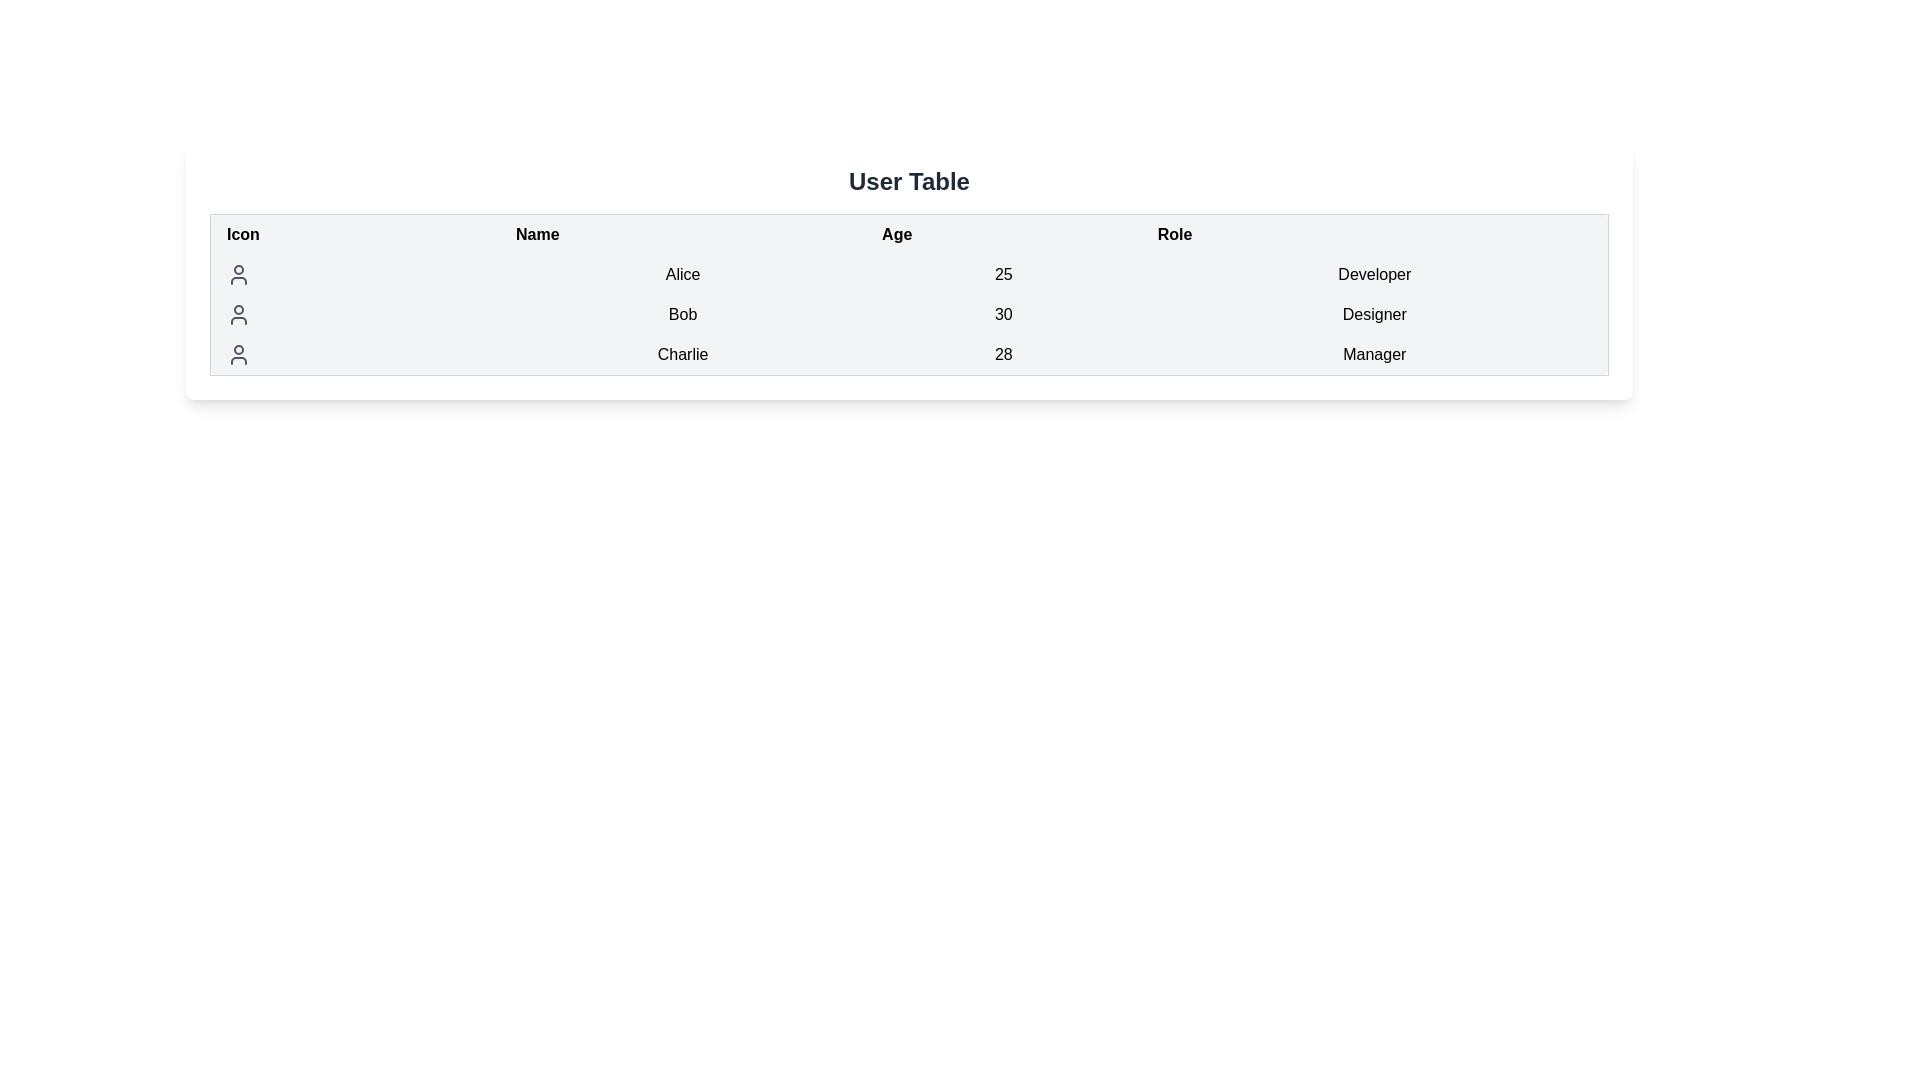 Image resolution: width=1920 pixels, height=1080 pixels. What do you see at coordinates (239, 274) in the screenshot?
I see `the icon representing the first user in the user table interface, located in the 'Icon' column of the first row` at bounding box center [239, 274].